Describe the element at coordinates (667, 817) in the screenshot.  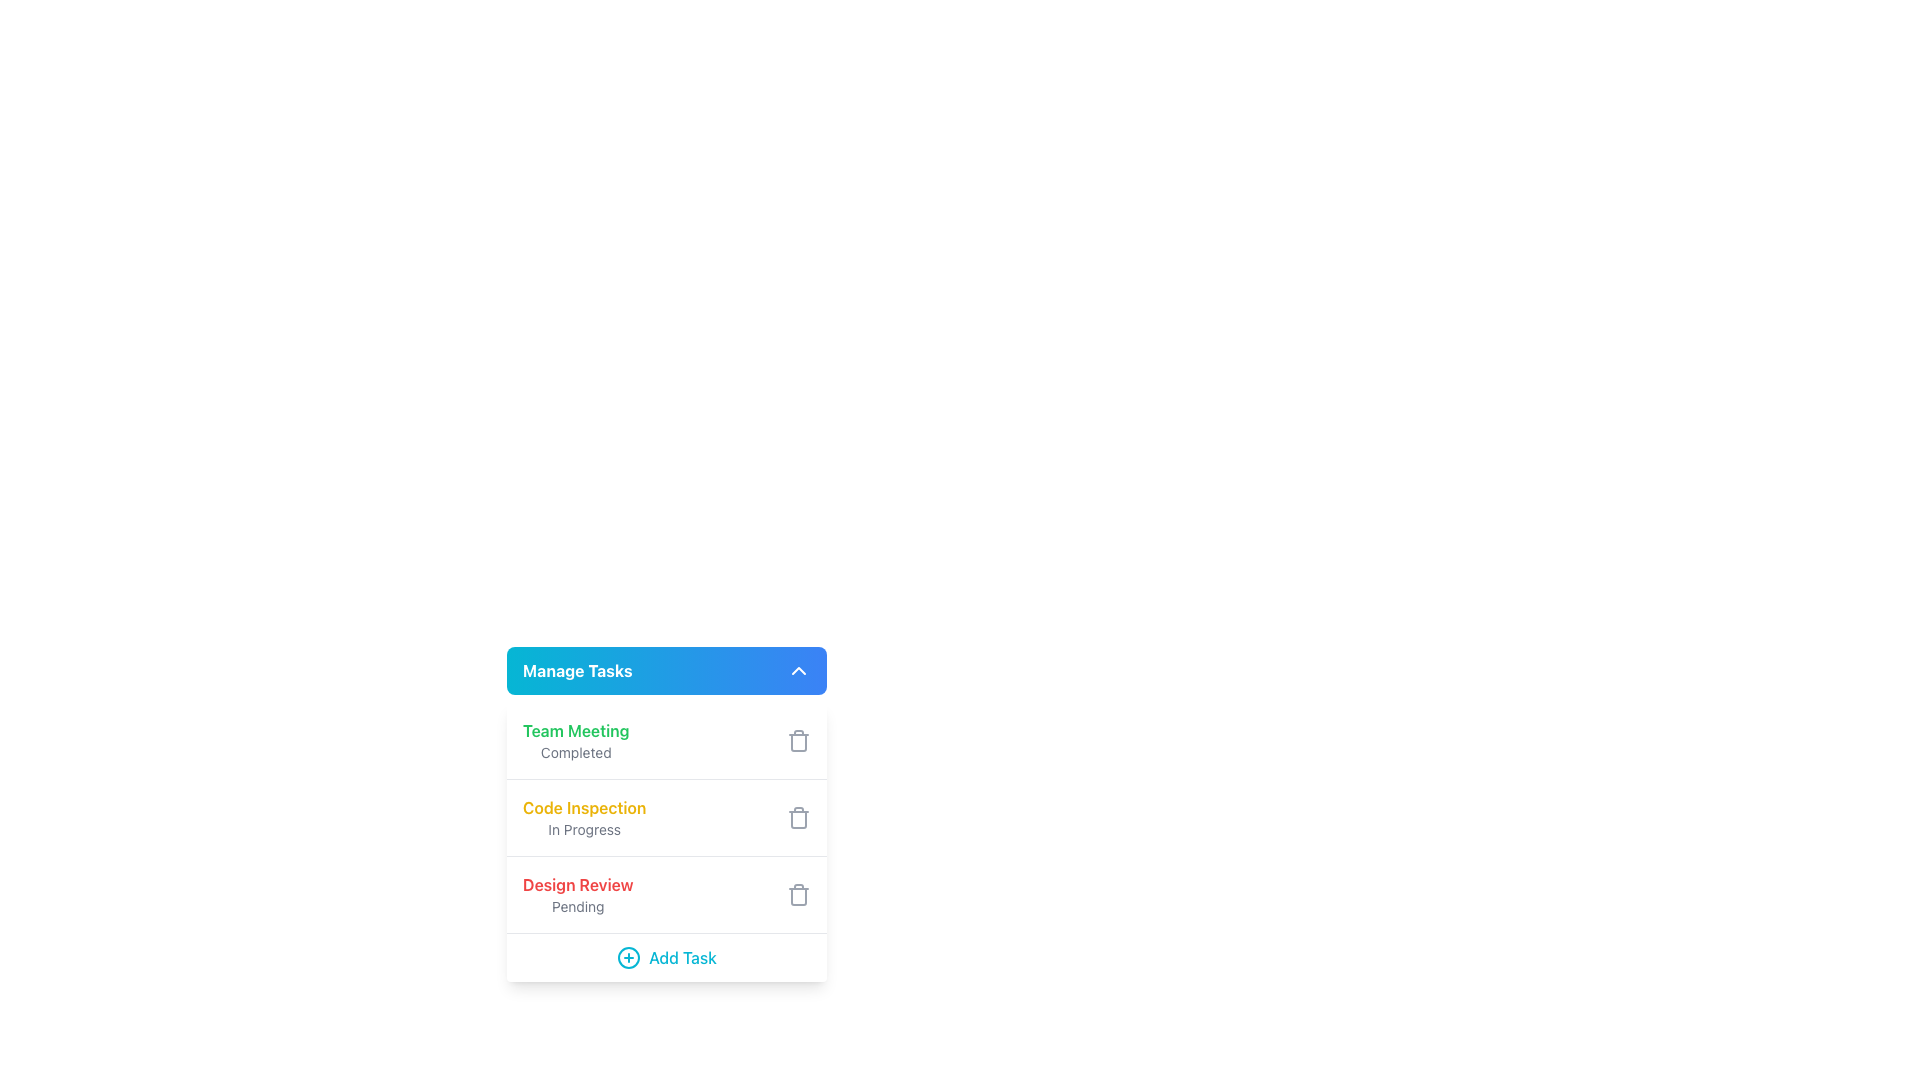
I see `the task entry titled 'In Progress'` at that location.